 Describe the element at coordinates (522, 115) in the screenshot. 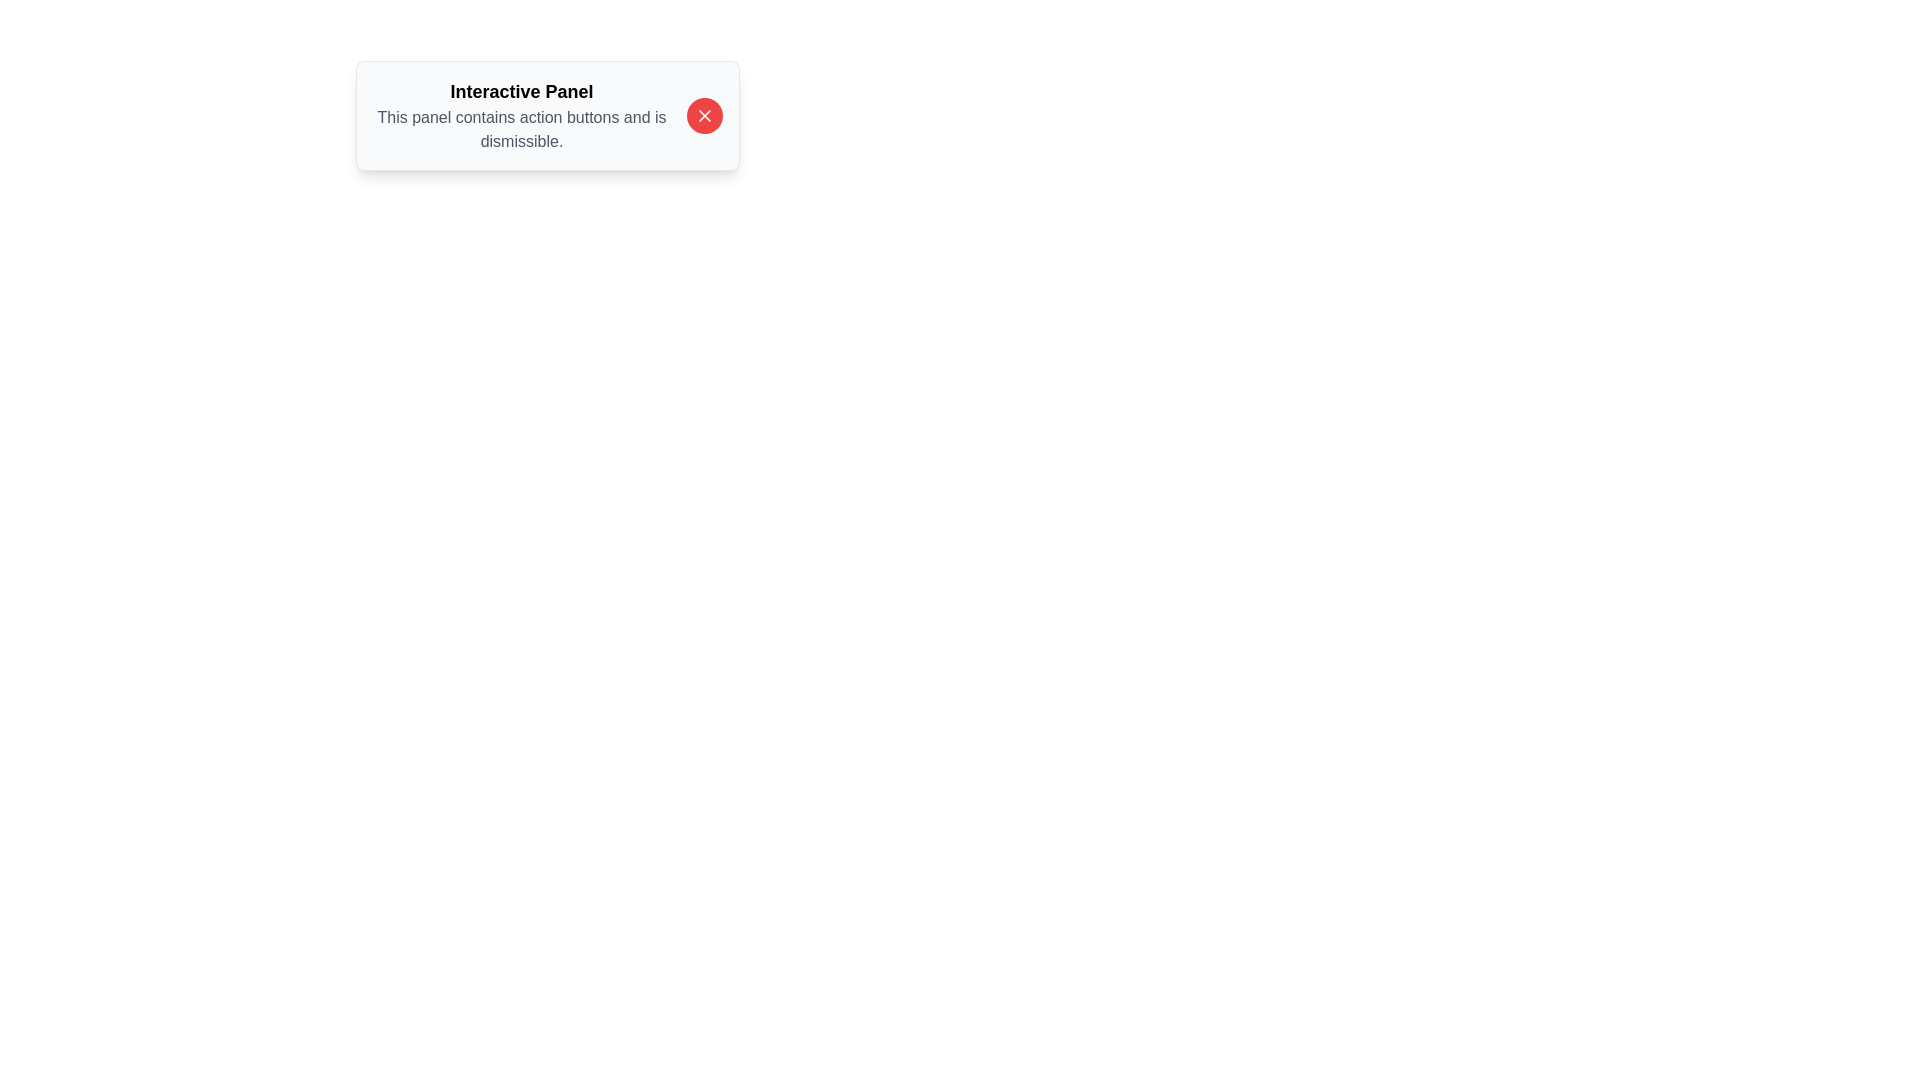

I see `the text block titled 'Interactive Panel' which contains a description about action buttons and its dismissible nature` at that location.